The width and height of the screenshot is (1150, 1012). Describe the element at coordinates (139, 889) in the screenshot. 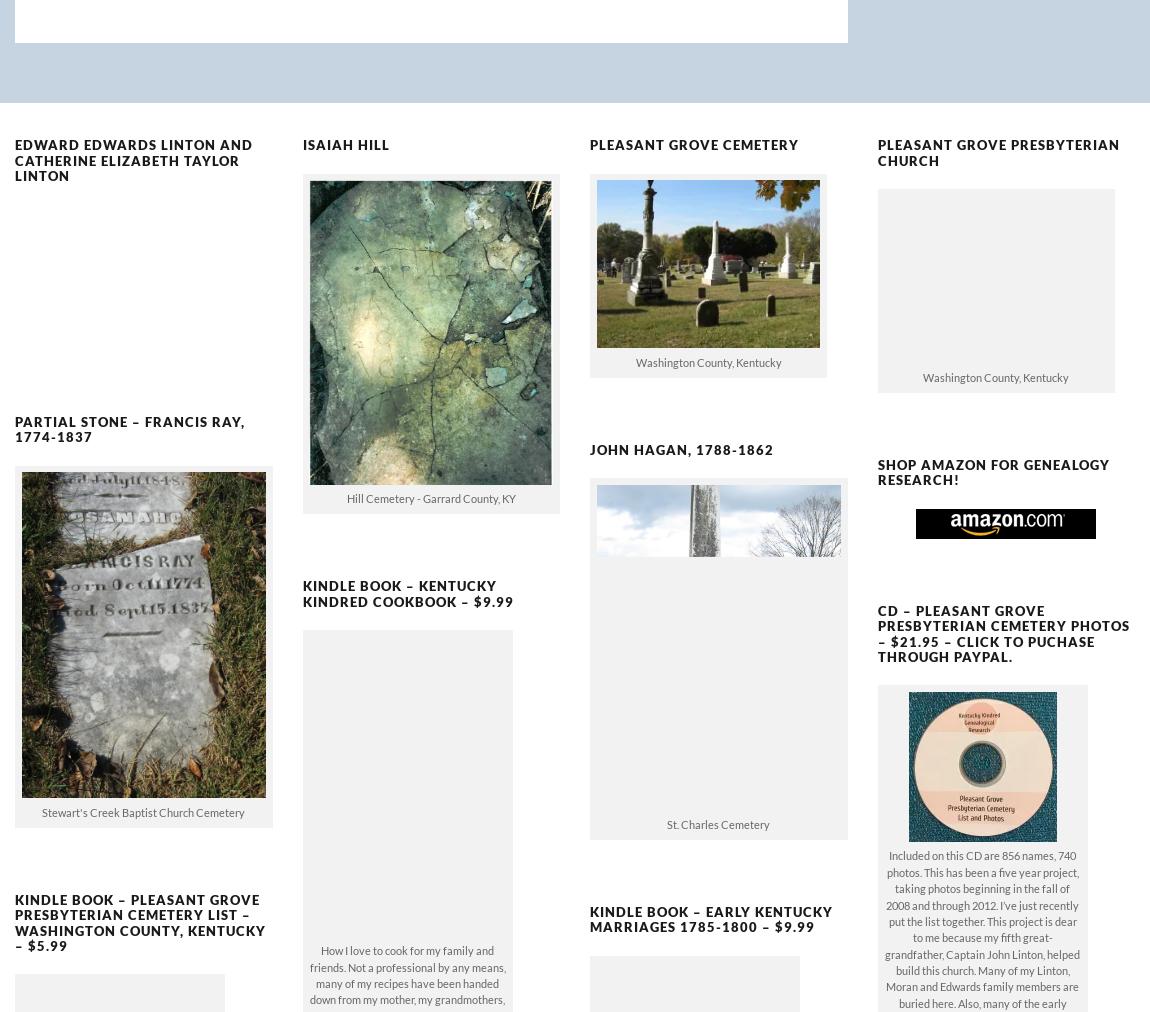

I see `'Kindle Book – Pleasant Grove Presbyterian Cemetery List – Washington County, Kentucky – $5.99'` at that location.